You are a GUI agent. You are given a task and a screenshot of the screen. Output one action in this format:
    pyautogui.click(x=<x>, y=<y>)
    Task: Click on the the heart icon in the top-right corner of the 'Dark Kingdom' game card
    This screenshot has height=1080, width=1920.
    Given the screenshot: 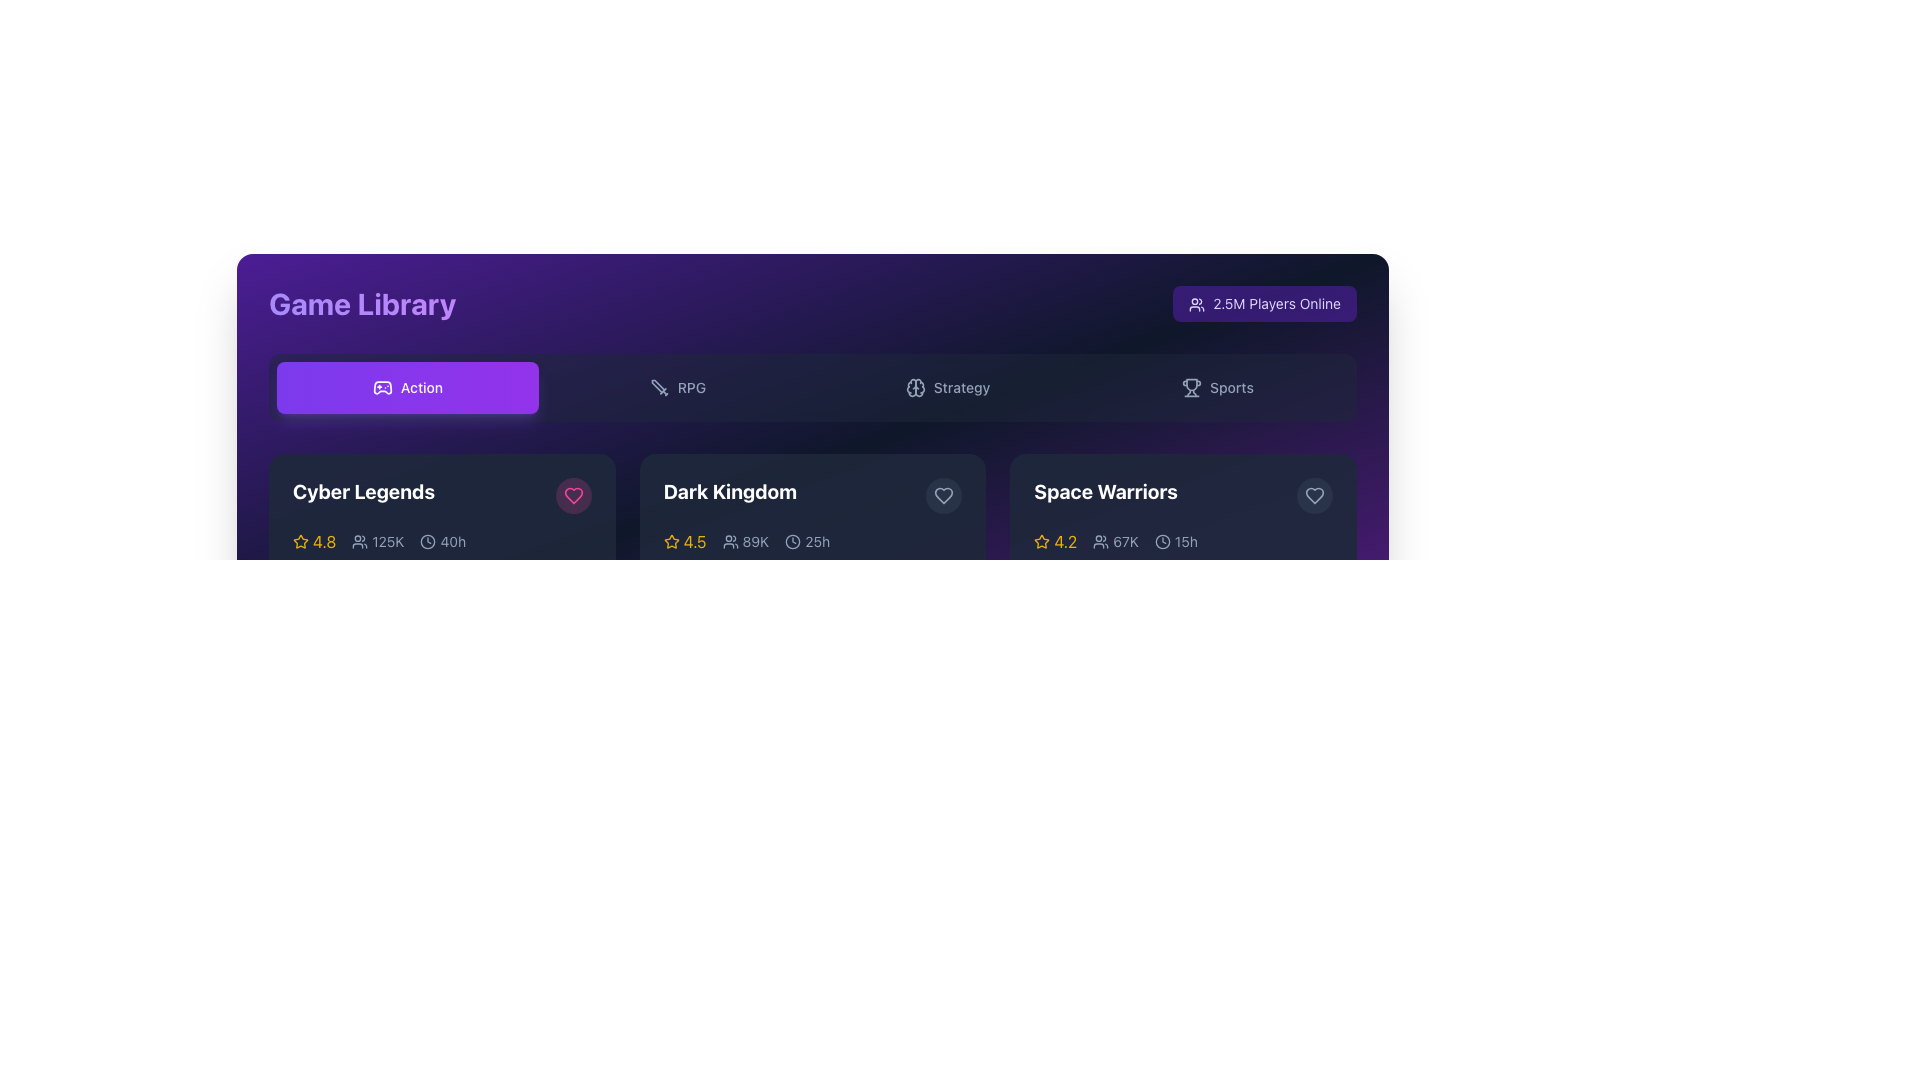 What is the action you would take?
    pyautogui.click(x=943, y=495)
    